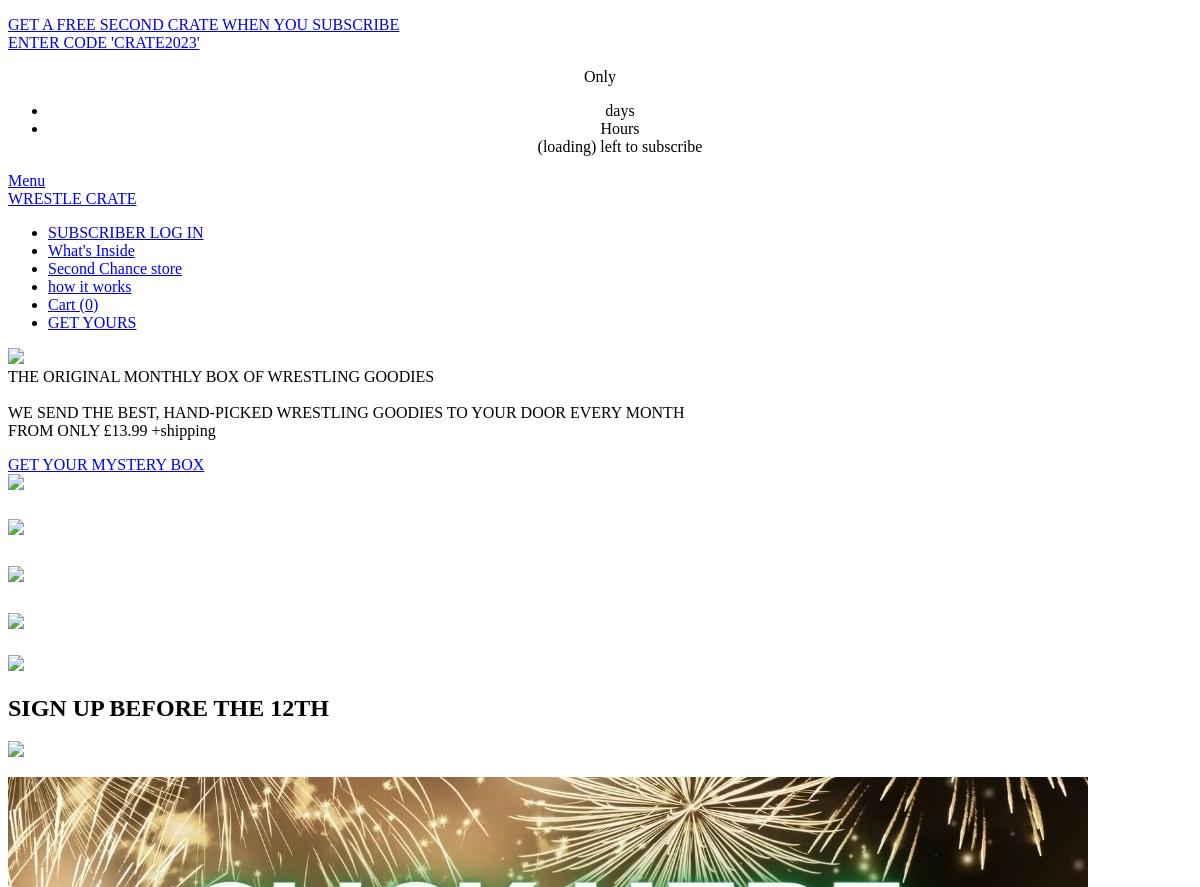  I want to click on 'WE SEND THE BEST, HAND-PICKED WRESTLING GOODIES TO YOUR DOOR EVERY MONTH', so click(345, 412).